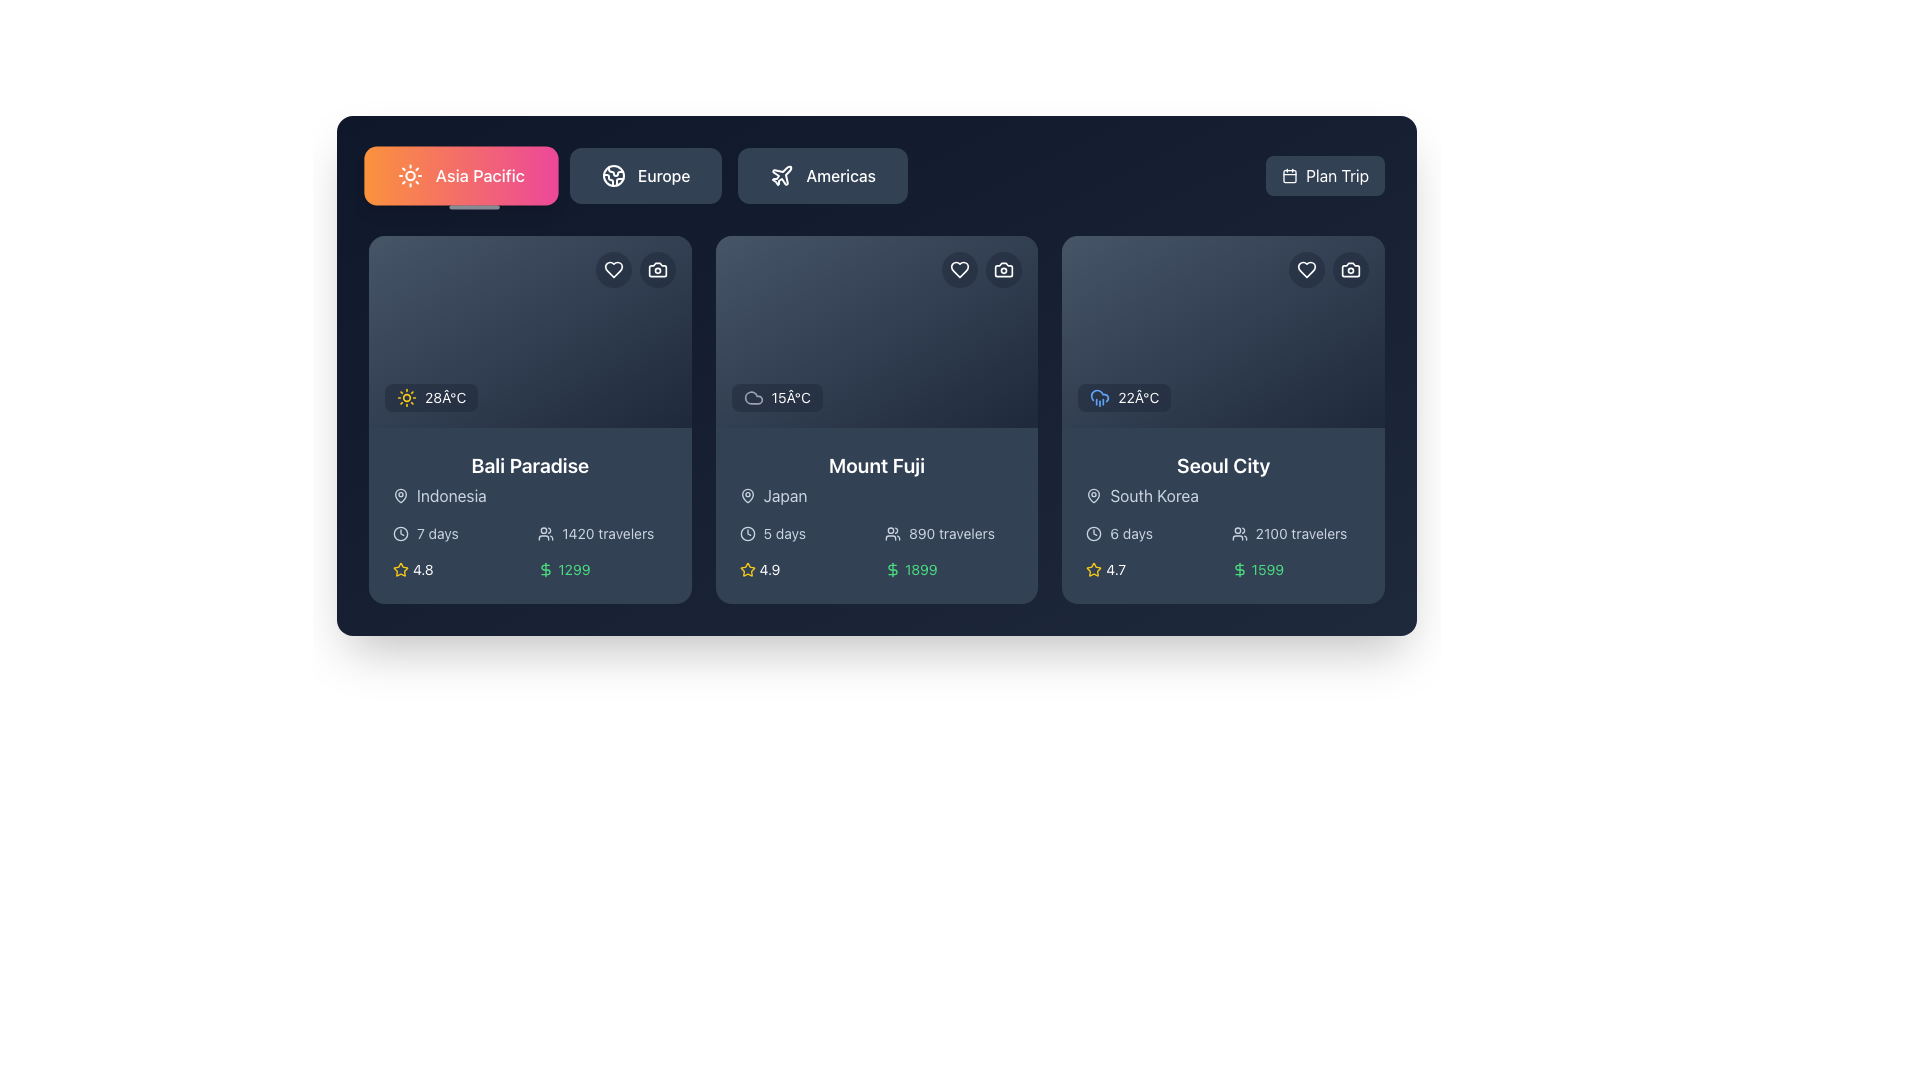  Describe the element at coordinates (920, 570) in the screenshot. I see `the value displayed in the green text label showing the number '1899', which is located at the bottom of the 'Mount Fuji' card, next to the green dollar sign icon` at that location.